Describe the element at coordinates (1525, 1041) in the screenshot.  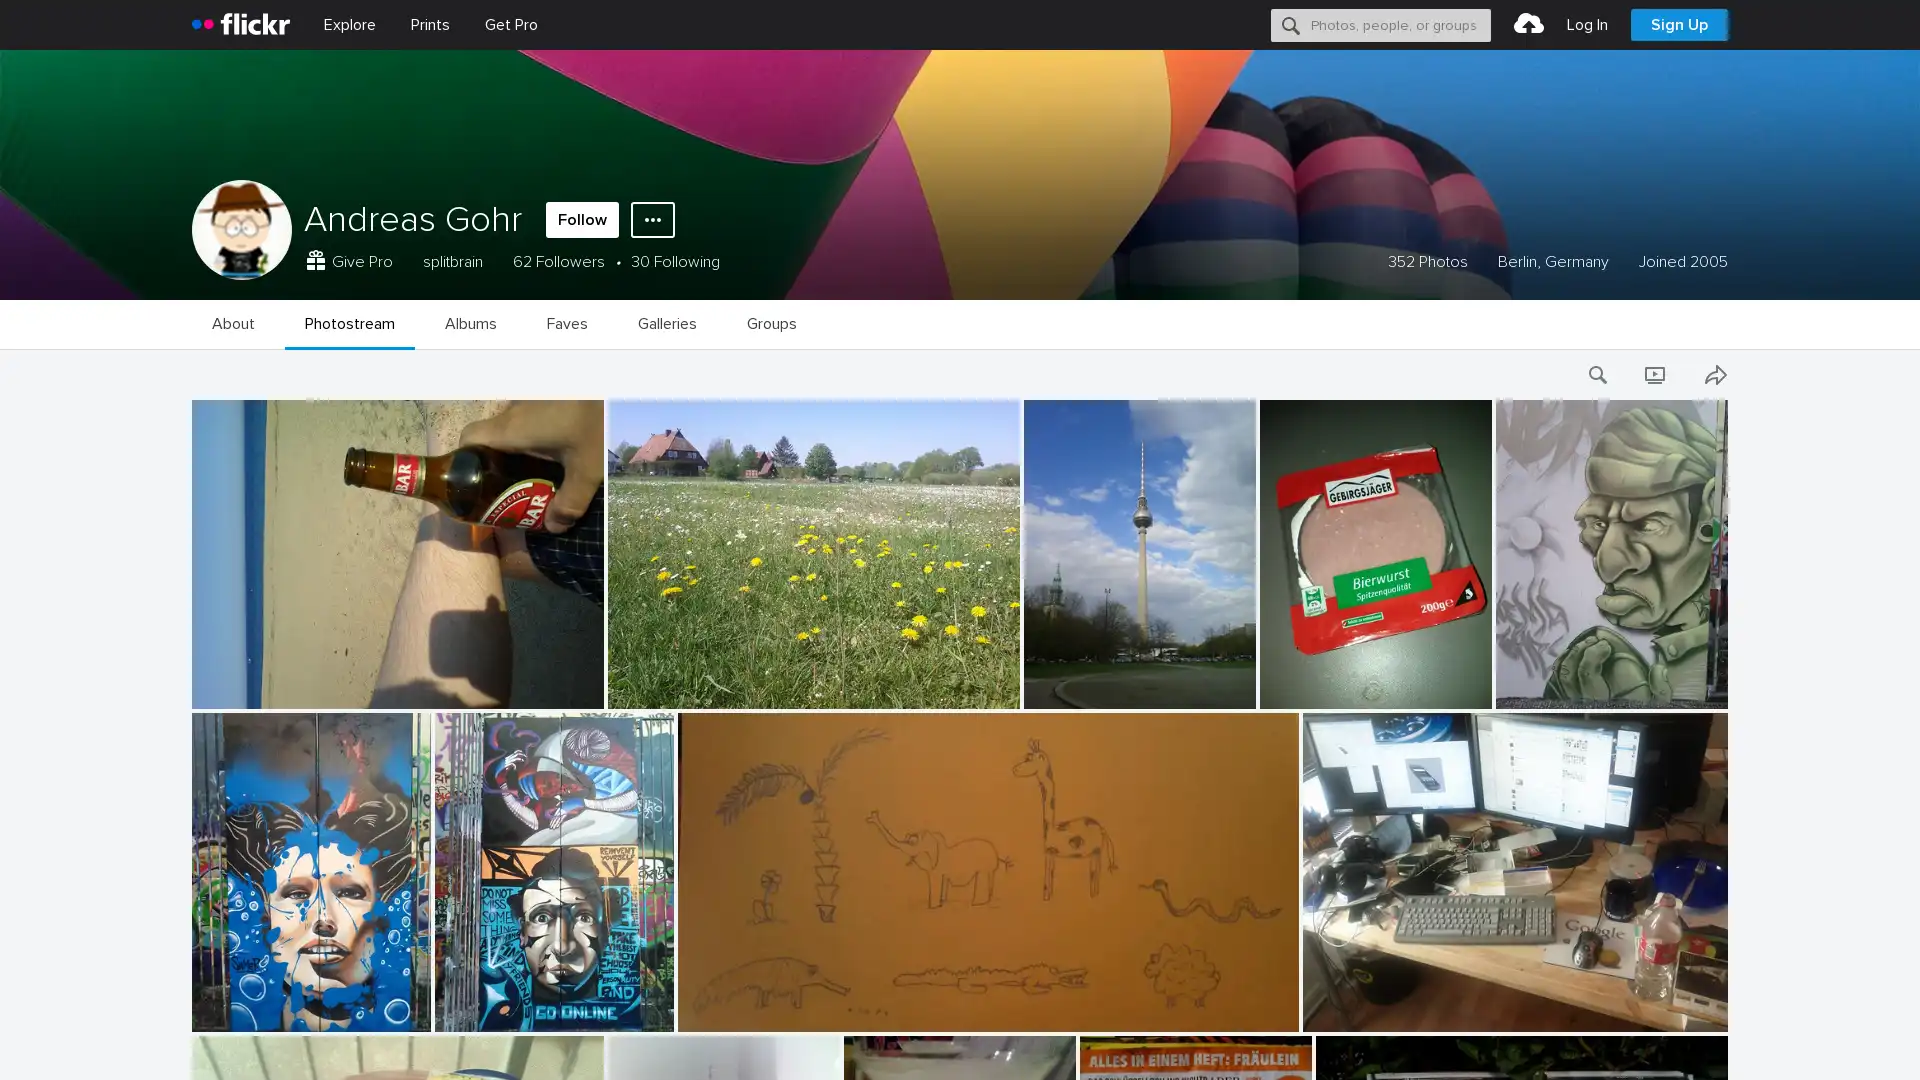
I see `Accept` at that location.